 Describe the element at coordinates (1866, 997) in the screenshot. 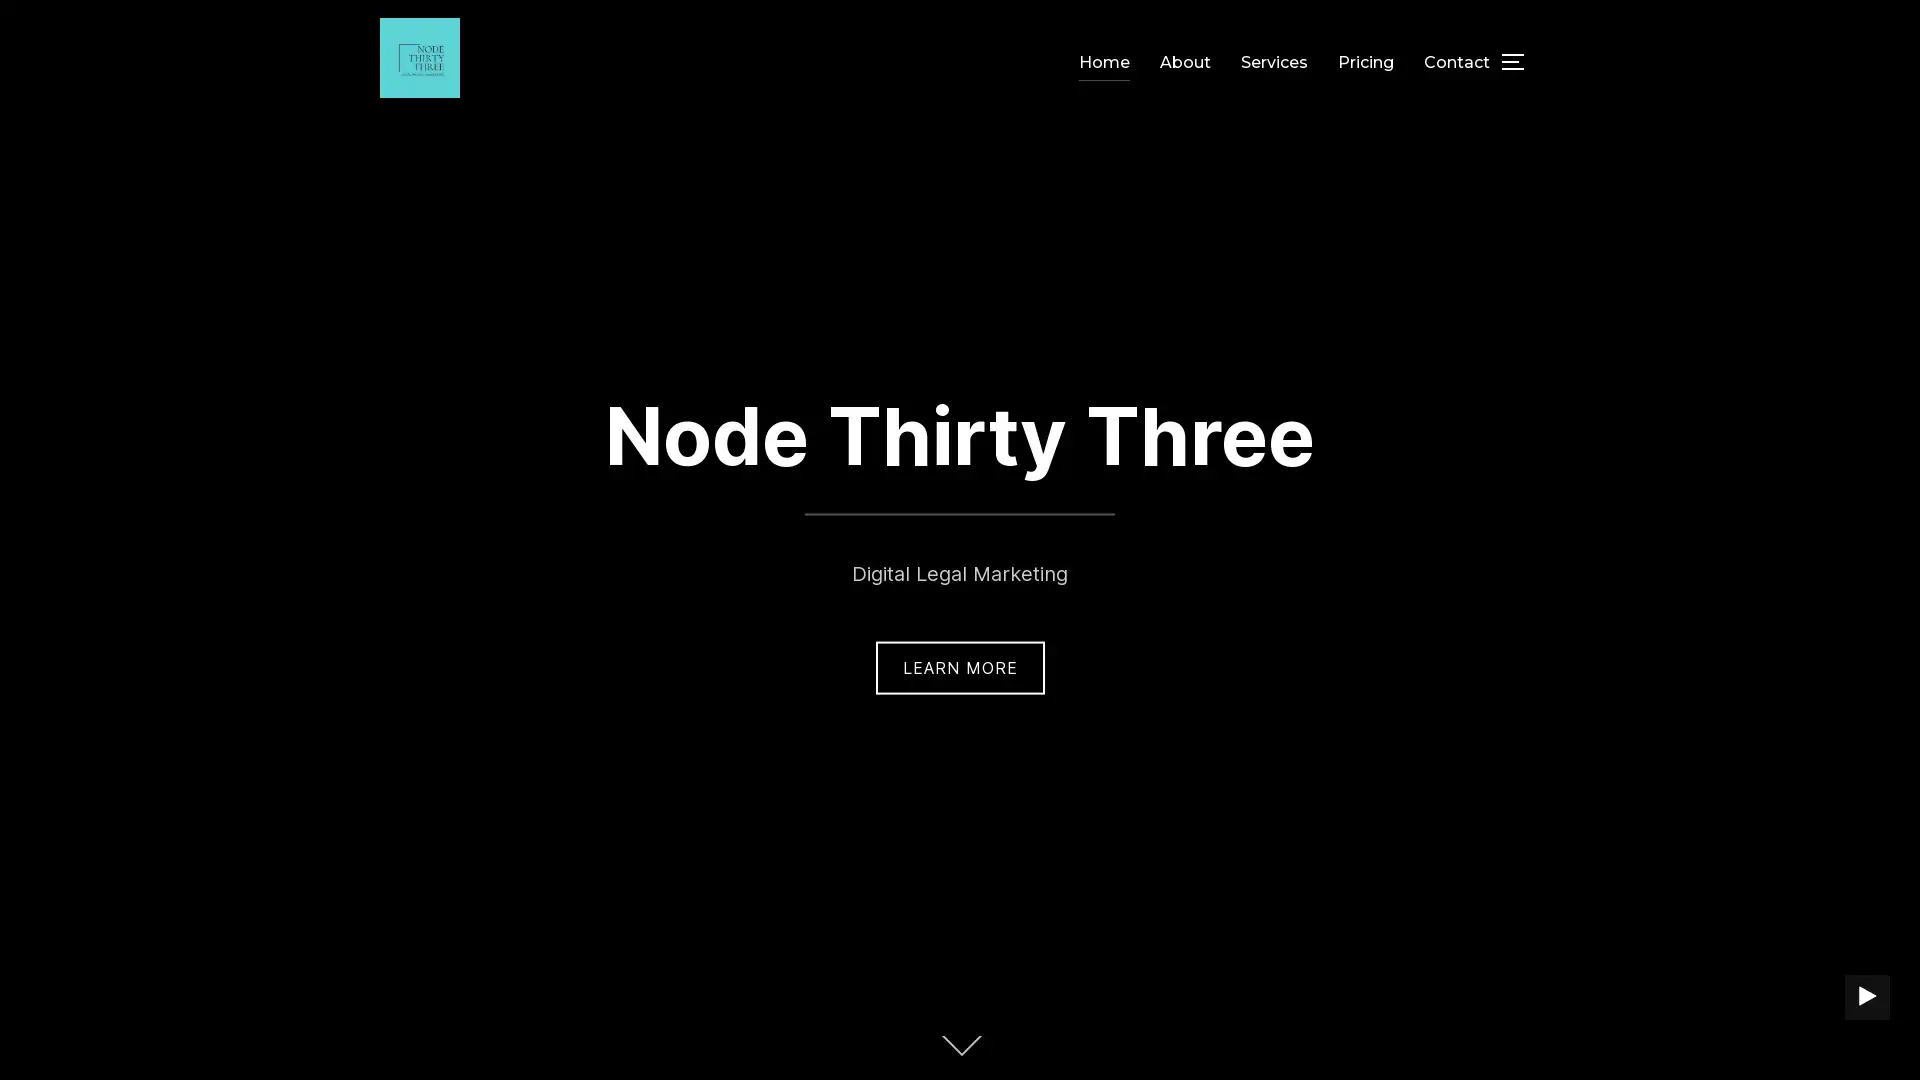

I see `PLAY BACKGROUND VIDEO` at that location.